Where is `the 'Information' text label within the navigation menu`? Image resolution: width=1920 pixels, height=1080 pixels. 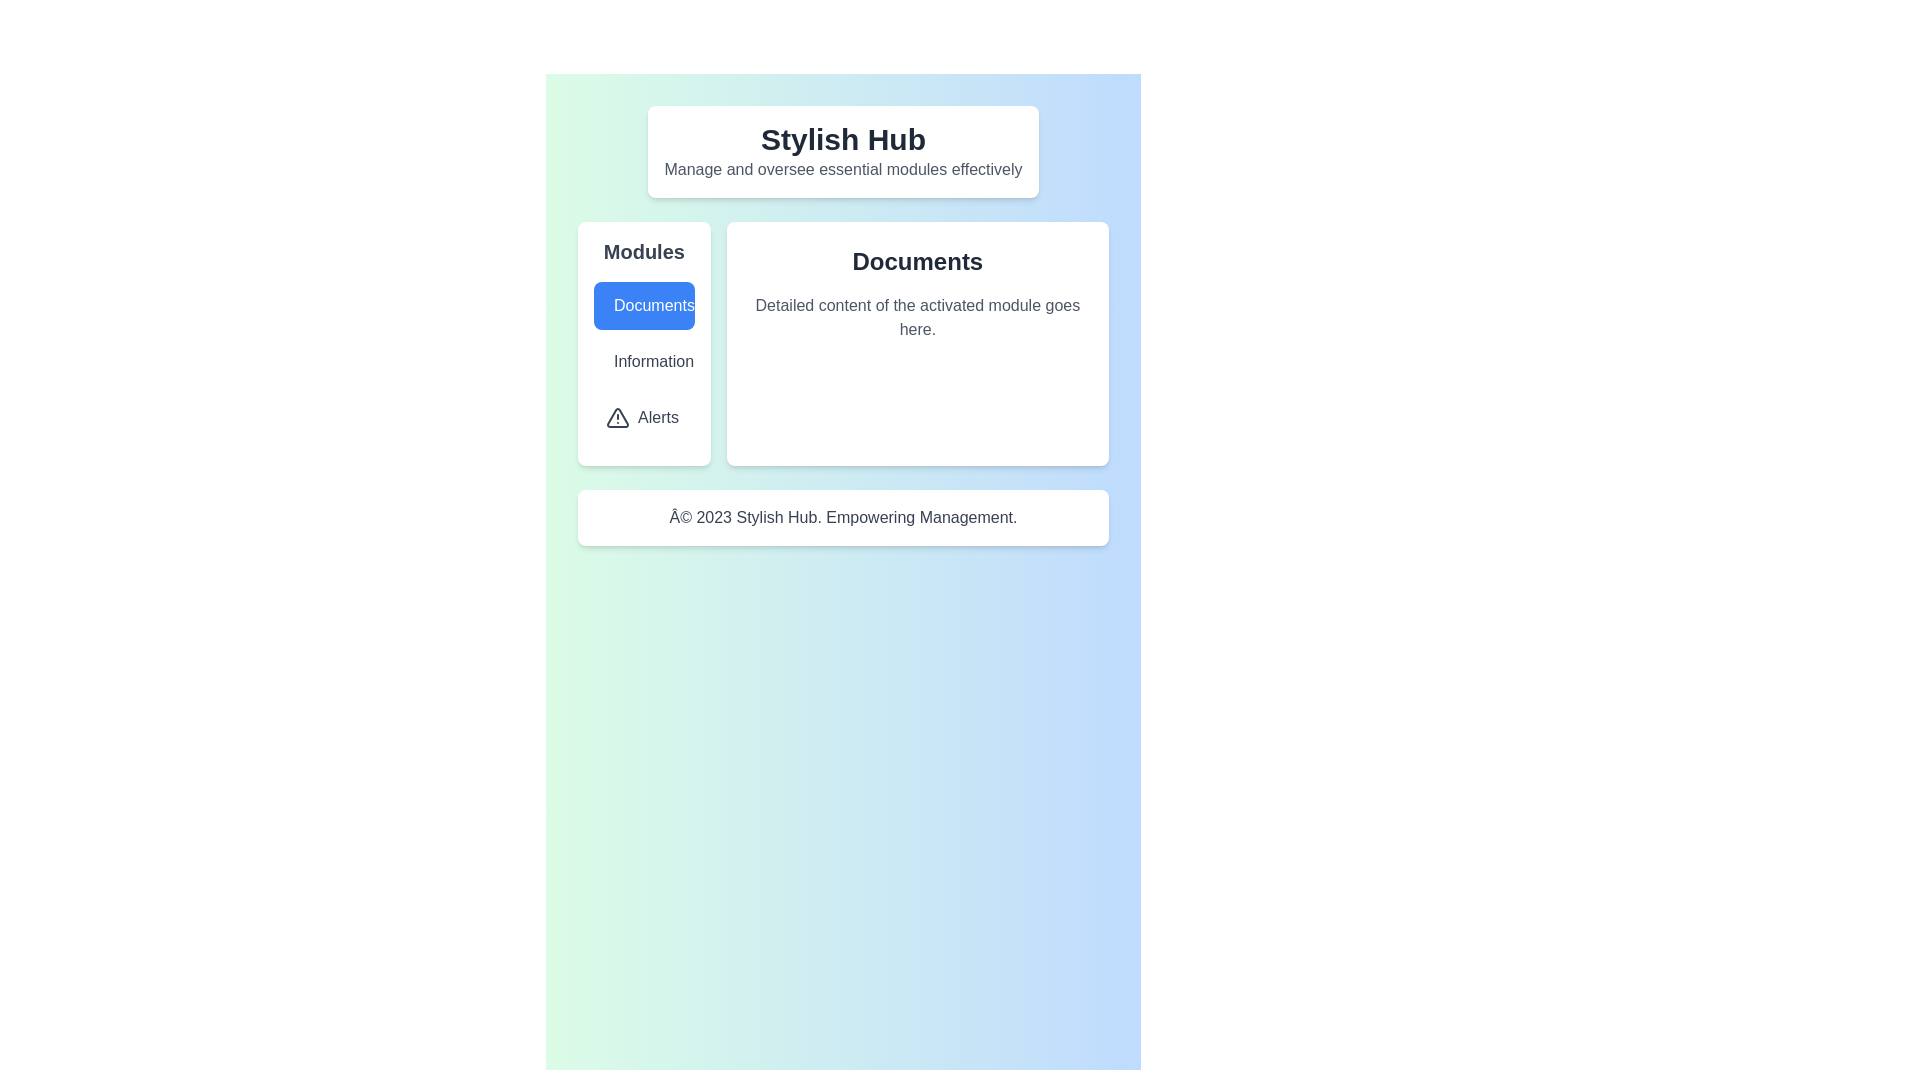 the 'Information' text label within the navigation menu is located at coordinates (644, 362).